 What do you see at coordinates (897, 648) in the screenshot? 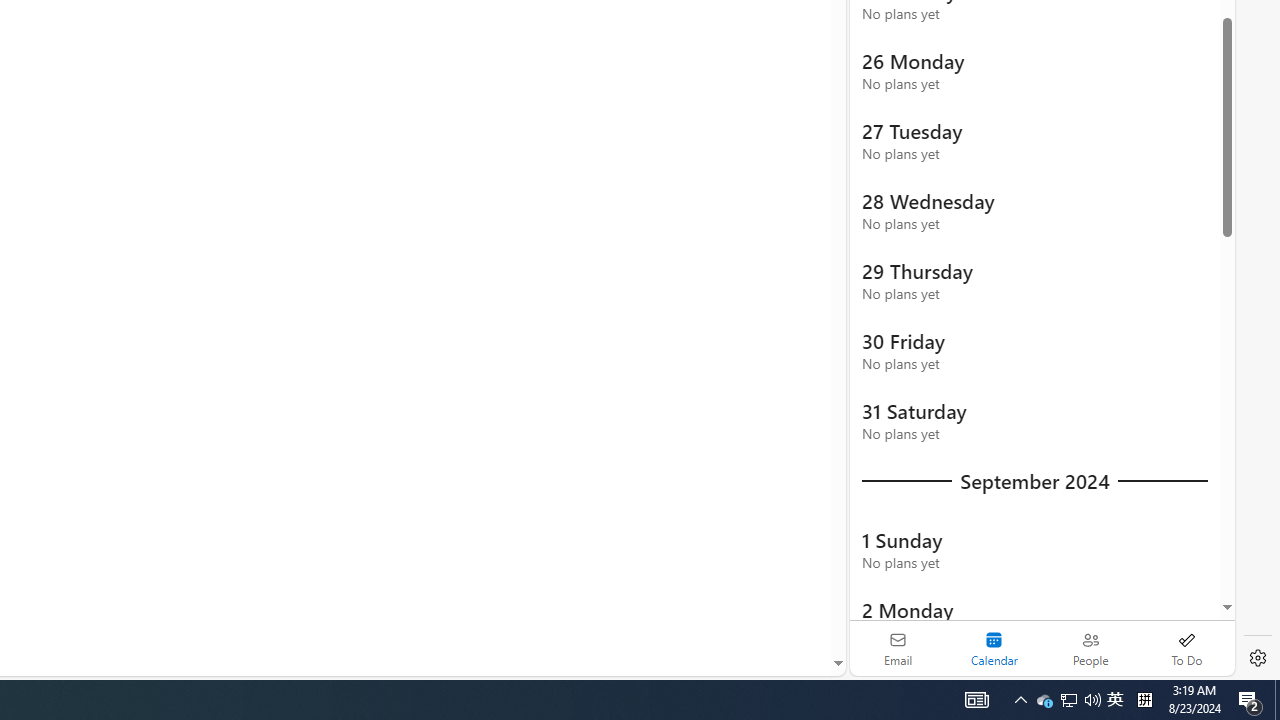
I see `'Email'` at bounding box center [897, 648].